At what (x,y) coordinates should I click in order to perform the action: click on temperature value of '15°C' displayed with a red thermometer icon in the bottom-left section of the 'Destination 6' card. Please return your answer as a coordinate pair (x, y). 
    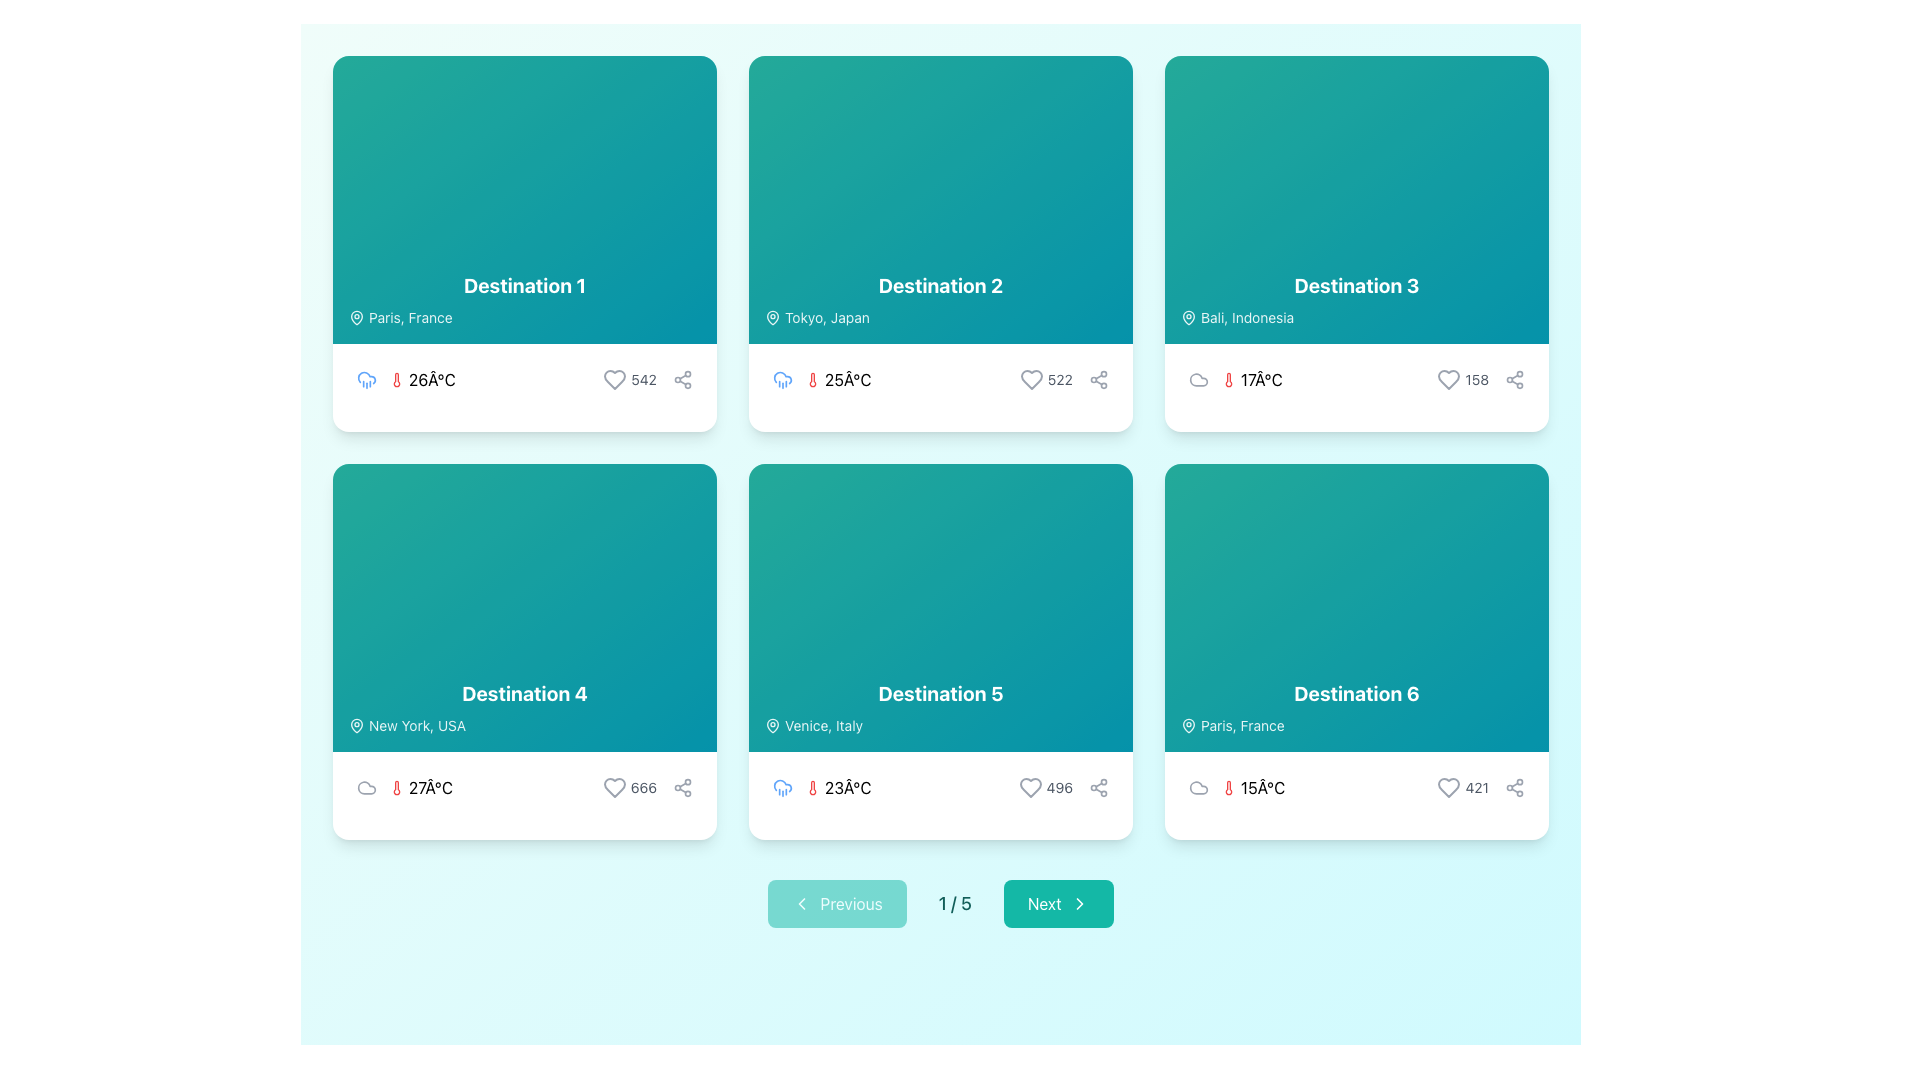
    Looking at the image, I should click on (1236, 786).